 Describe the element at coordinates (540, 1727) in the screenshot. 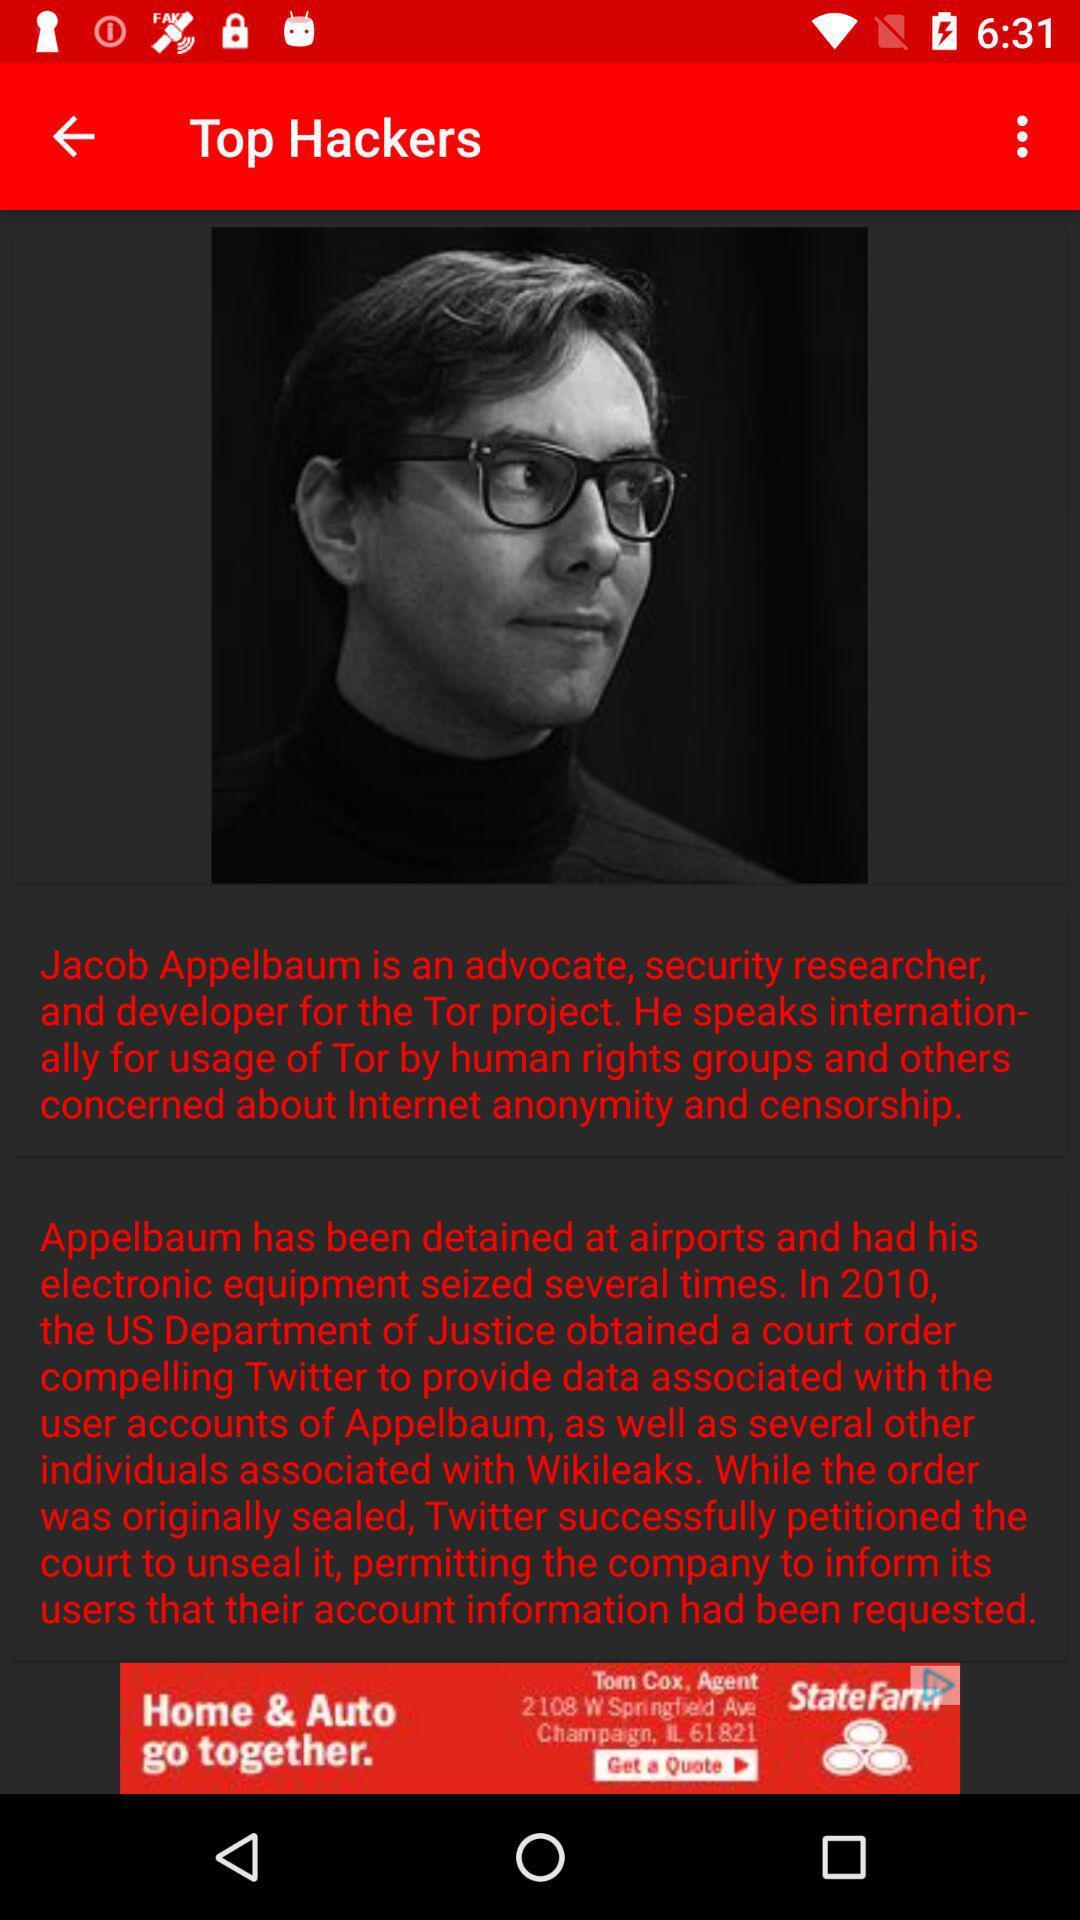

I see `statefarm advertisement` at that location.